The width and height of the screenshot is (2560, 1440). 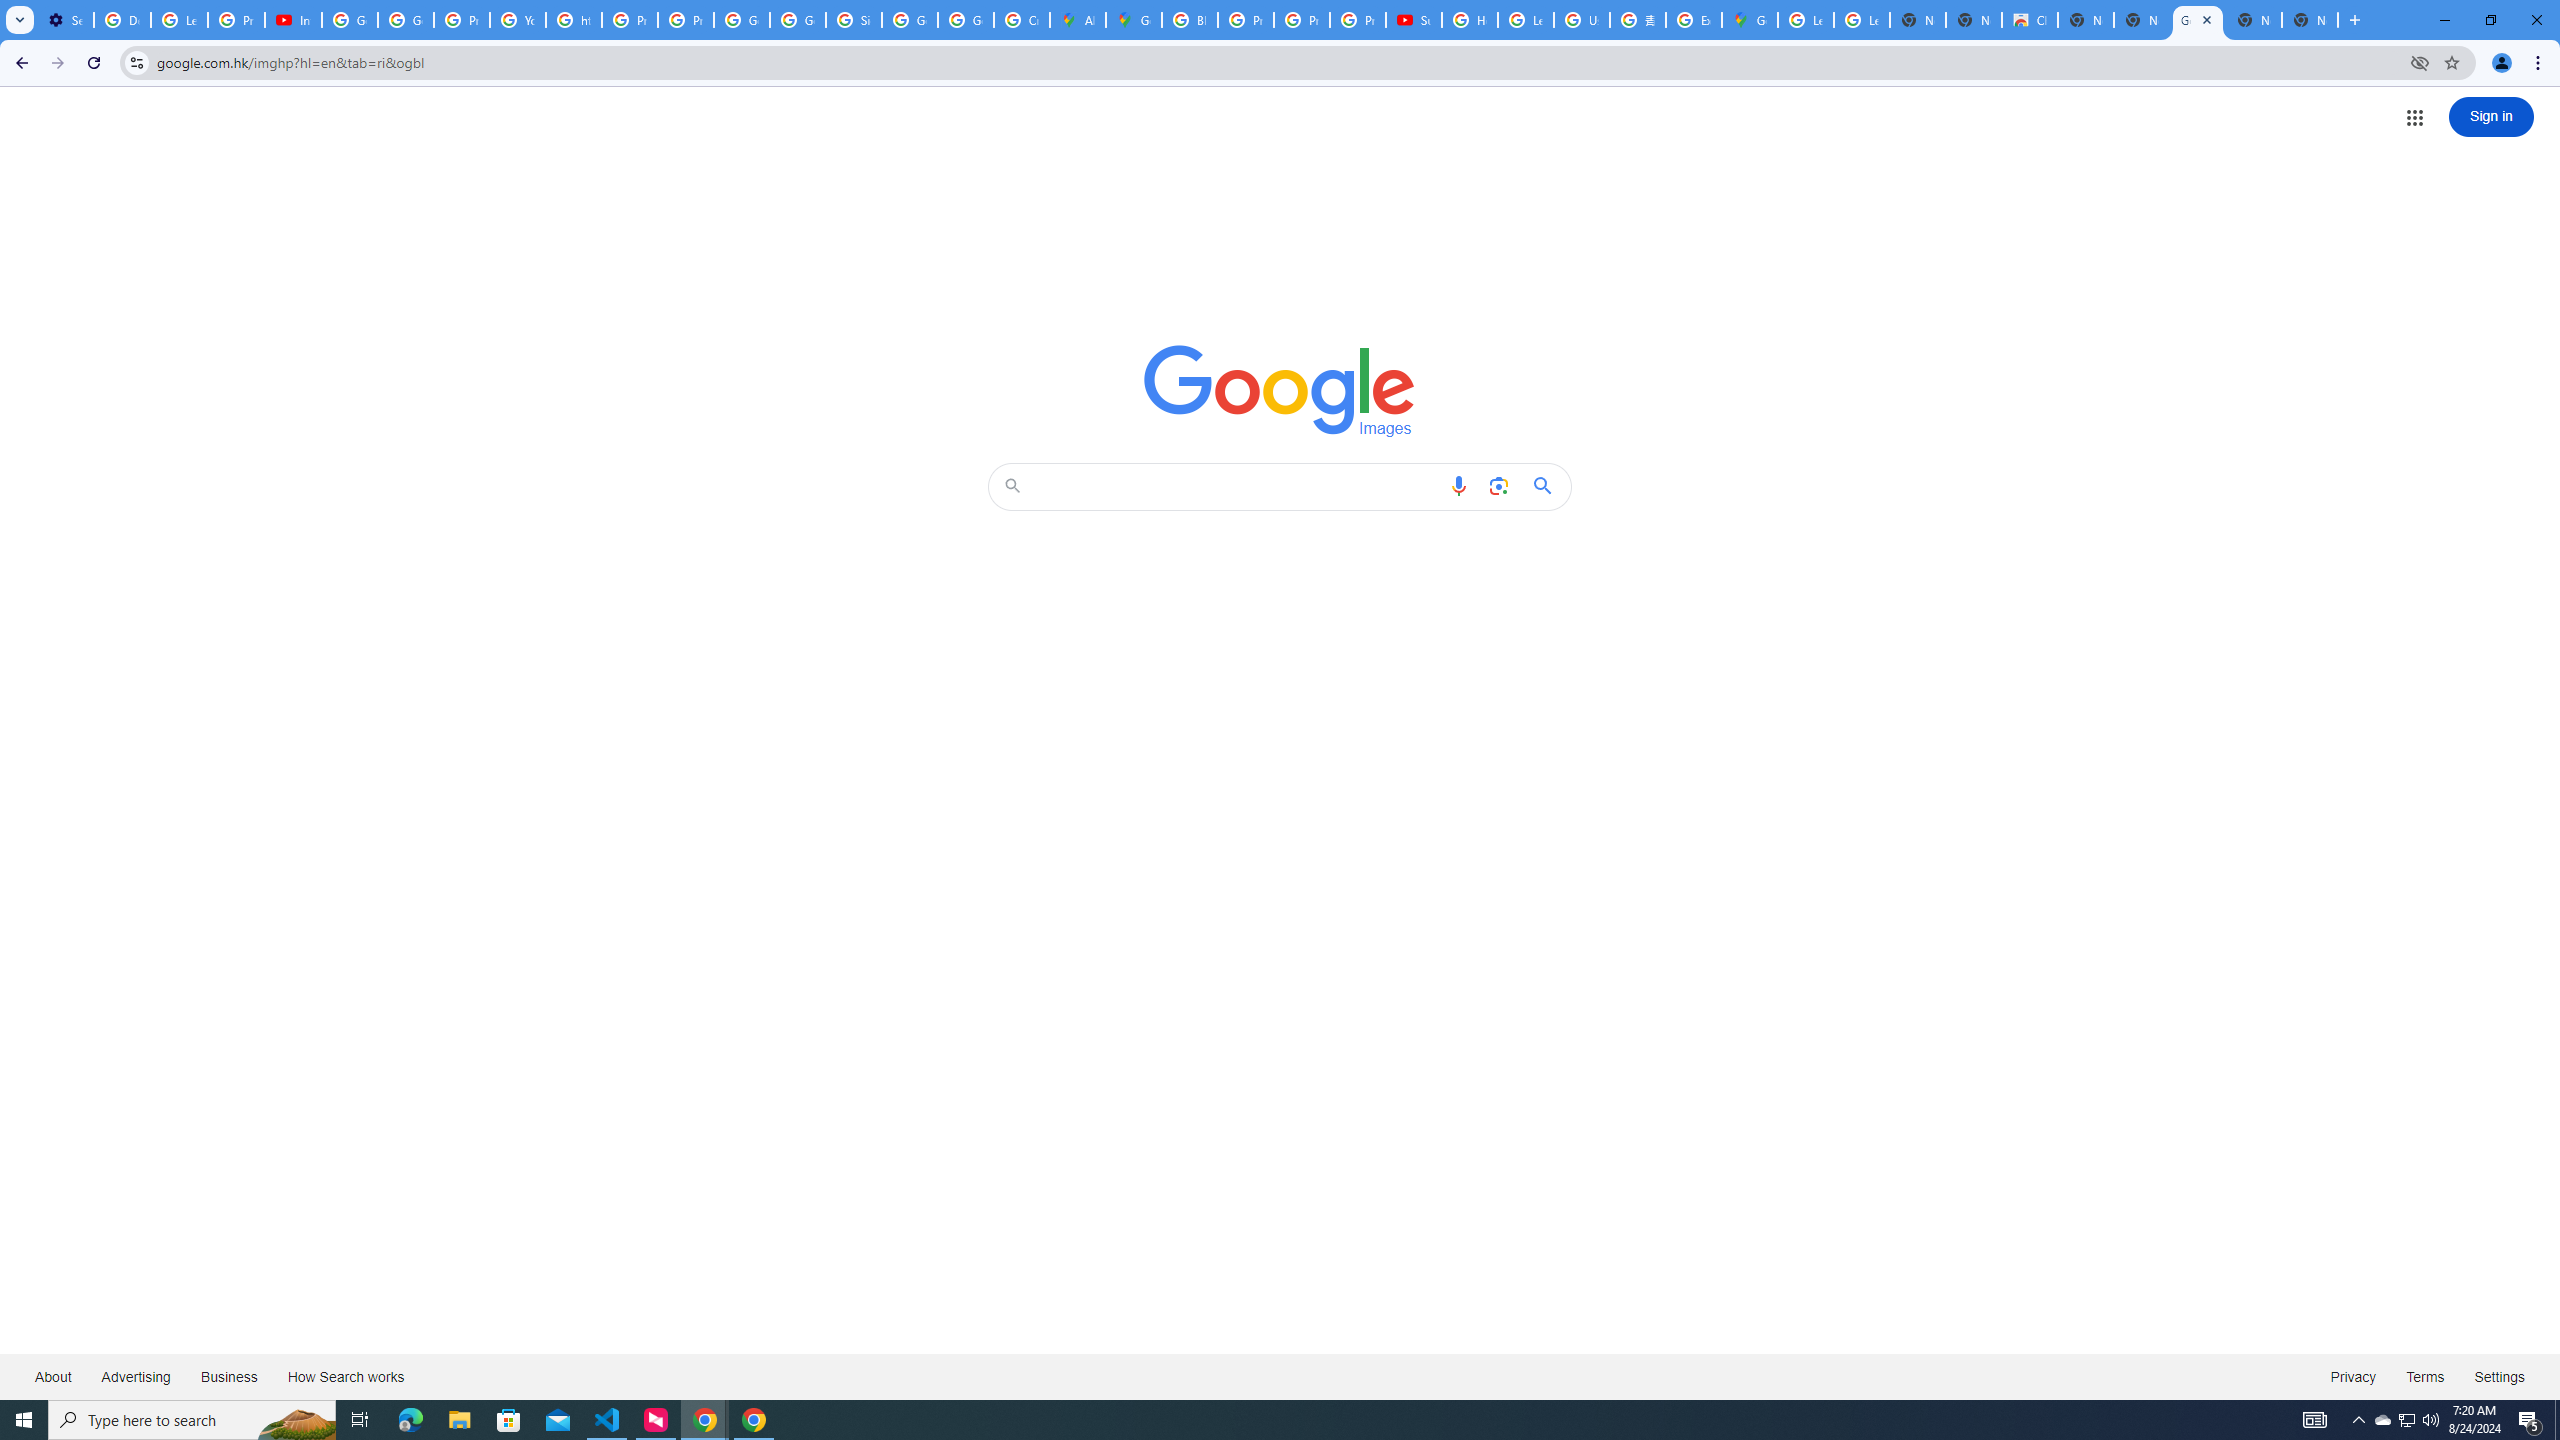 I want to click on 'Learn how to find your photos - Google Photos Help', so click(x=179, y=19).